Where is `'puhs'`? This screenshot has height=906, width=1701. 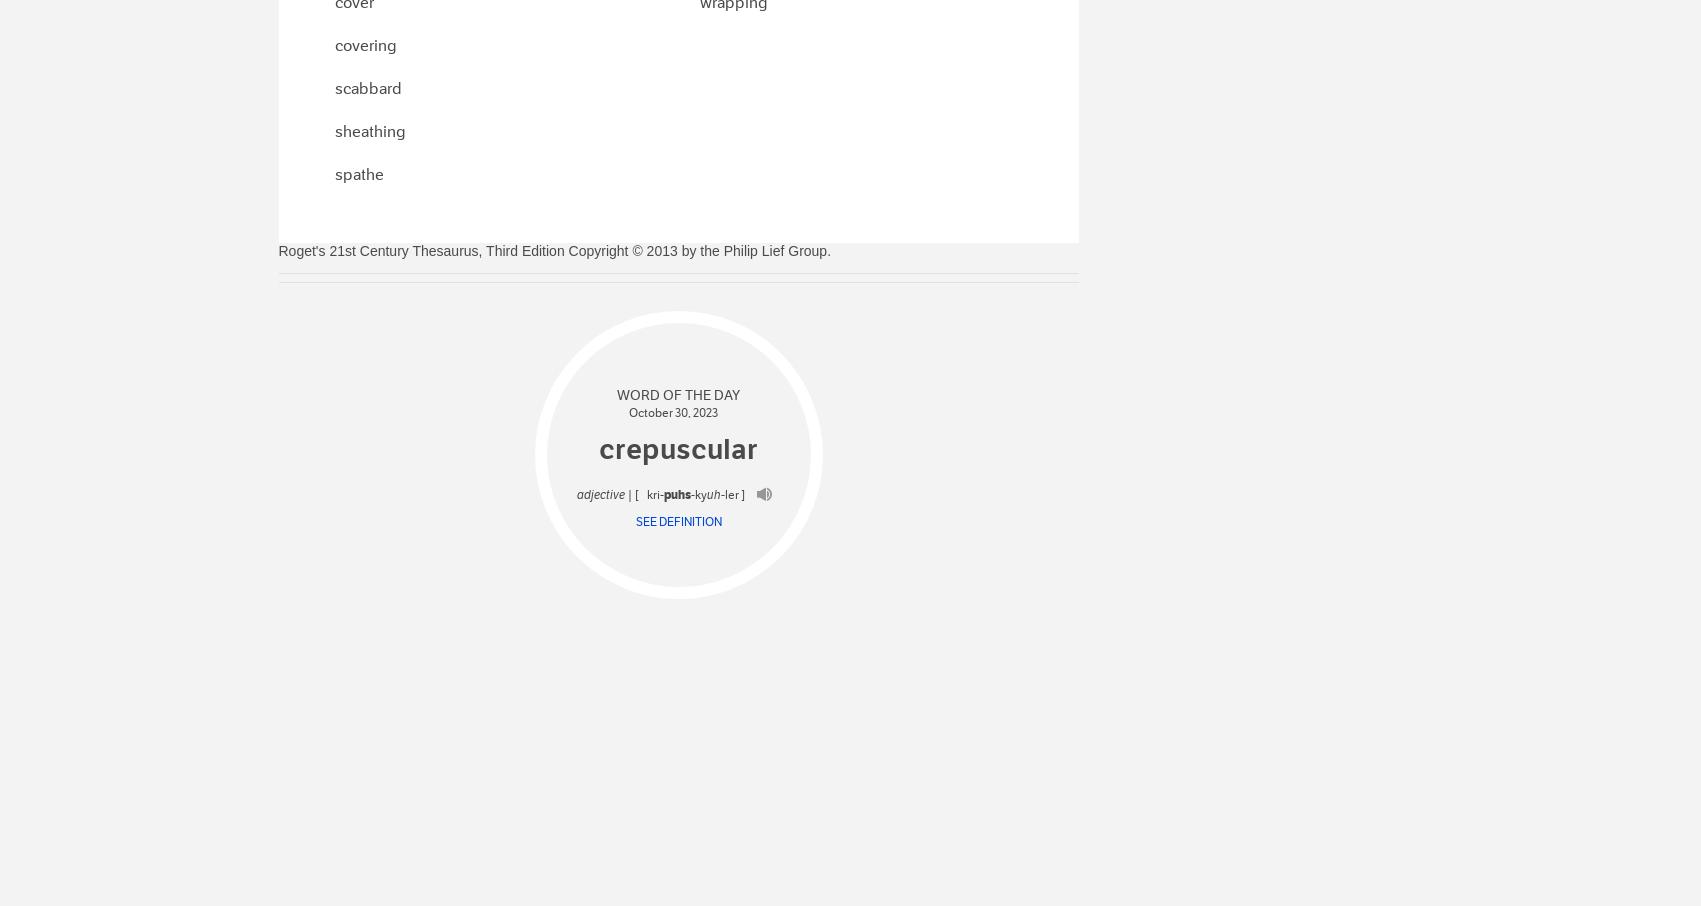
'puhs' is located at coordinates (675, 493).